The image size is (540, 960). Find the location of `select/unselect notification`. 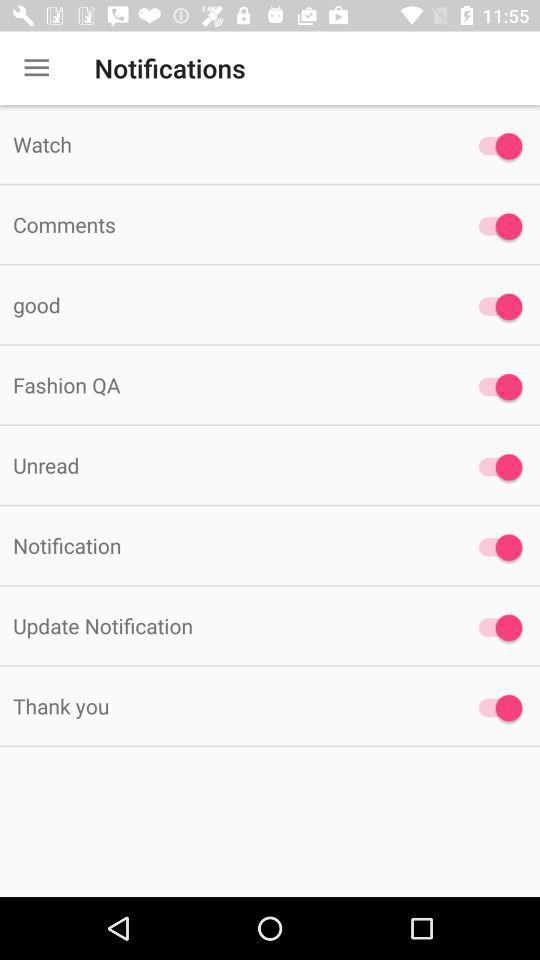

select/unselect notification is located at coordinates (494, 708).